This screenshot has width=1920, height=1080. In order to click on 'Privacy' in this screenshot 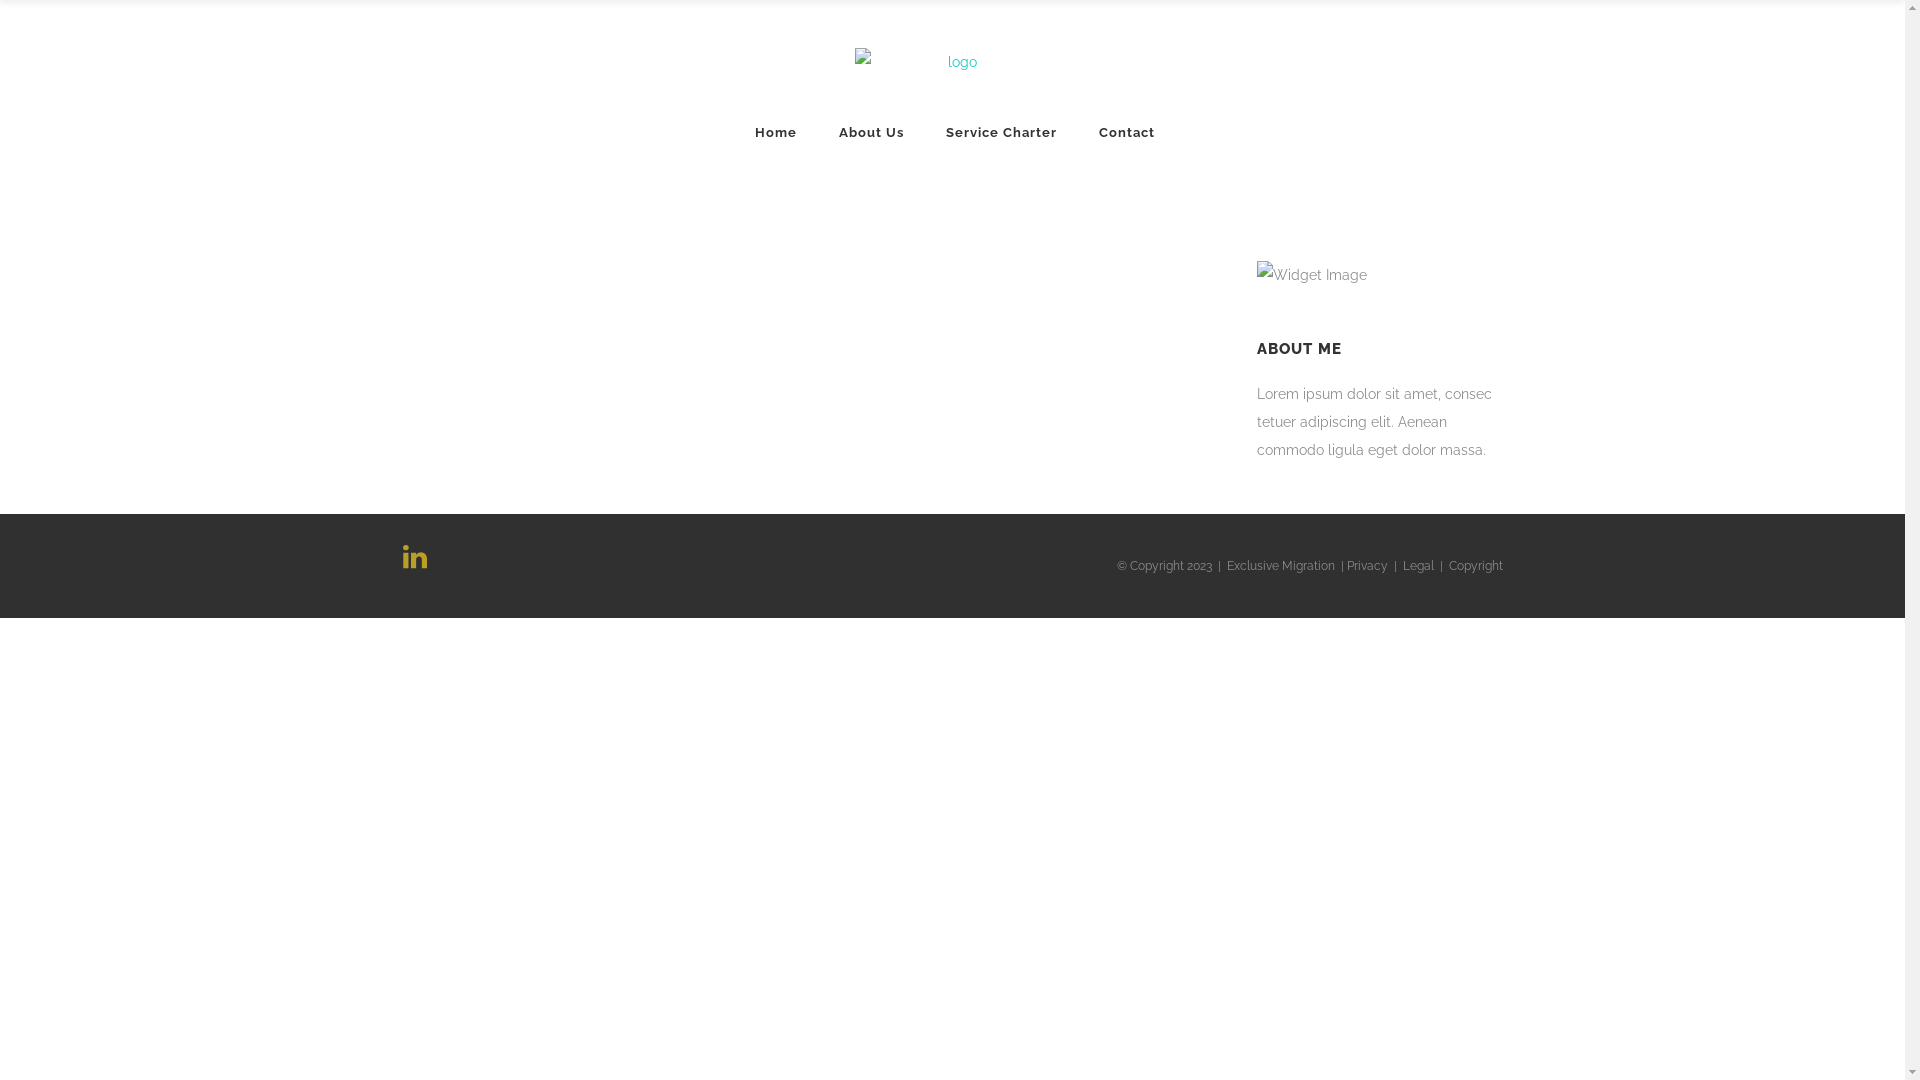, I will do `click(1345, 566)`.